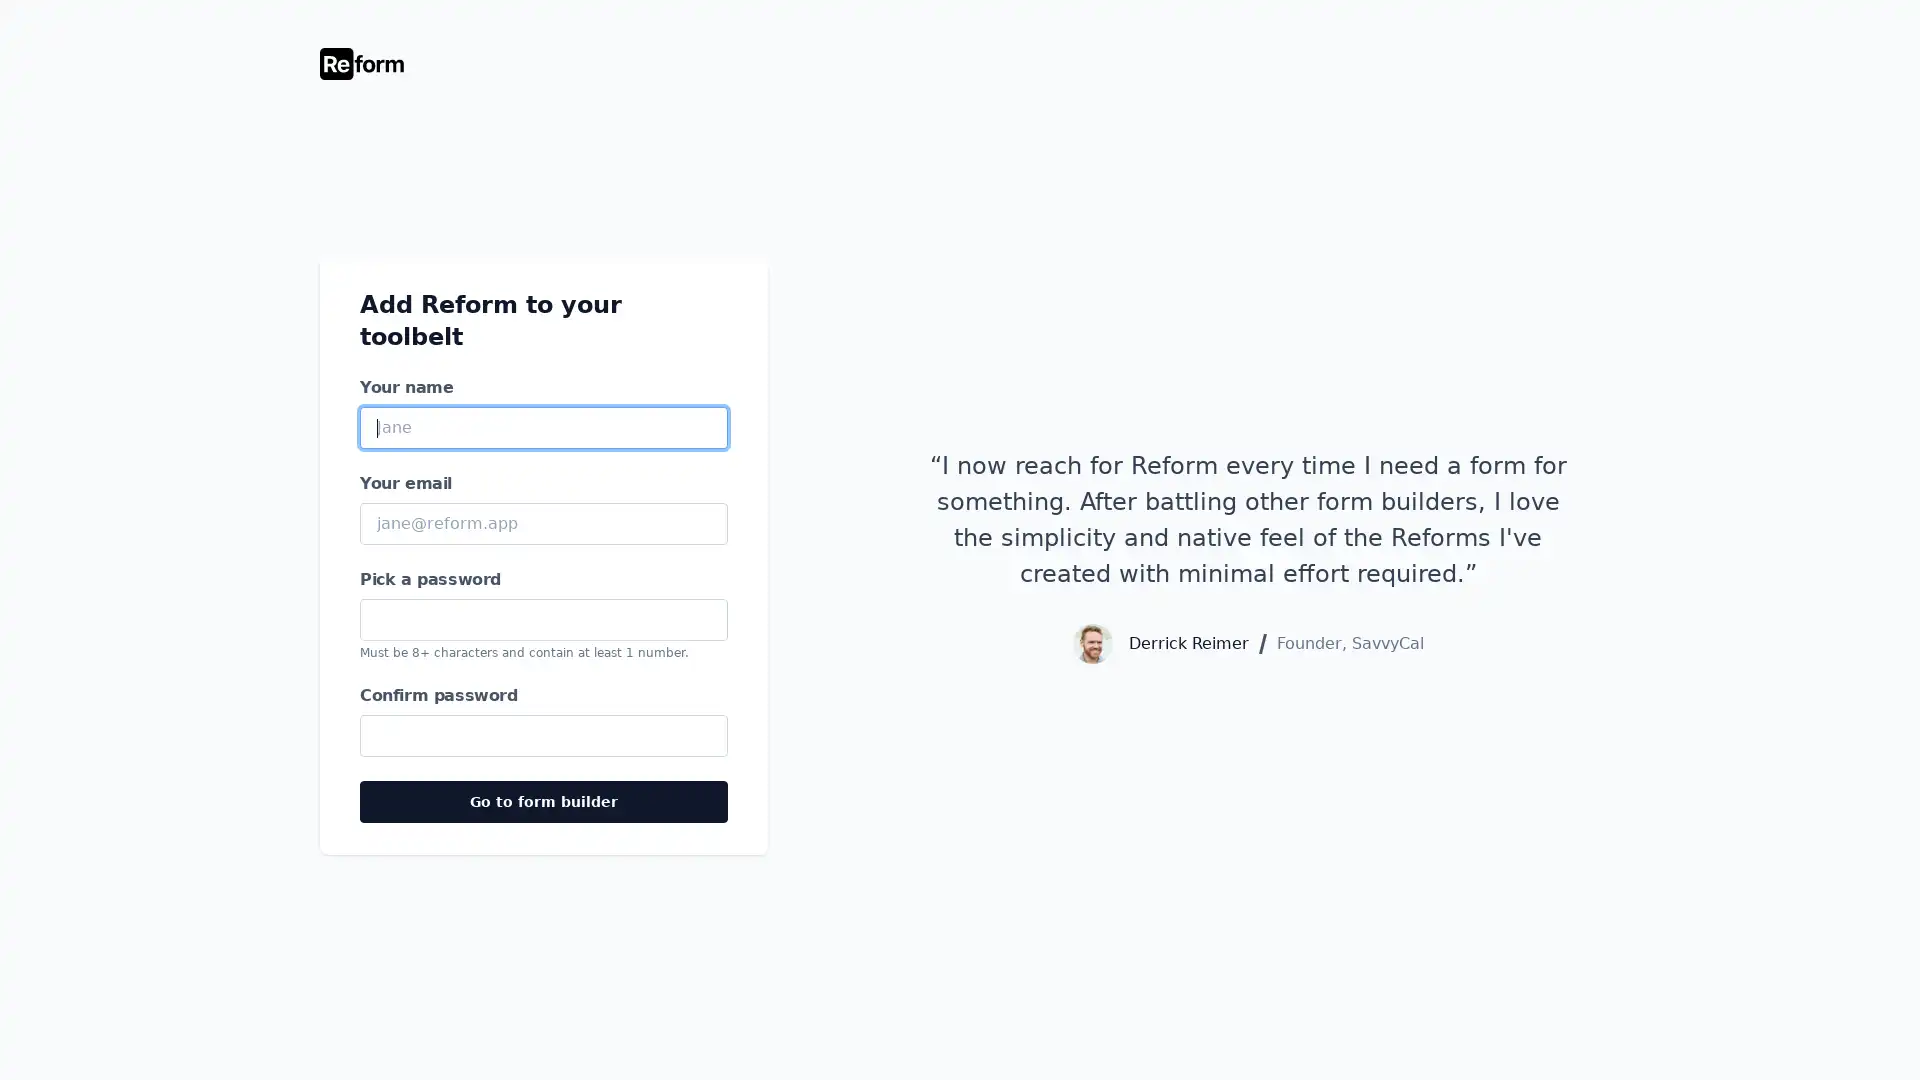 The height and width of the screenshot is (1080, 1920). I want to click on Go to form builder, so click(543, 801).